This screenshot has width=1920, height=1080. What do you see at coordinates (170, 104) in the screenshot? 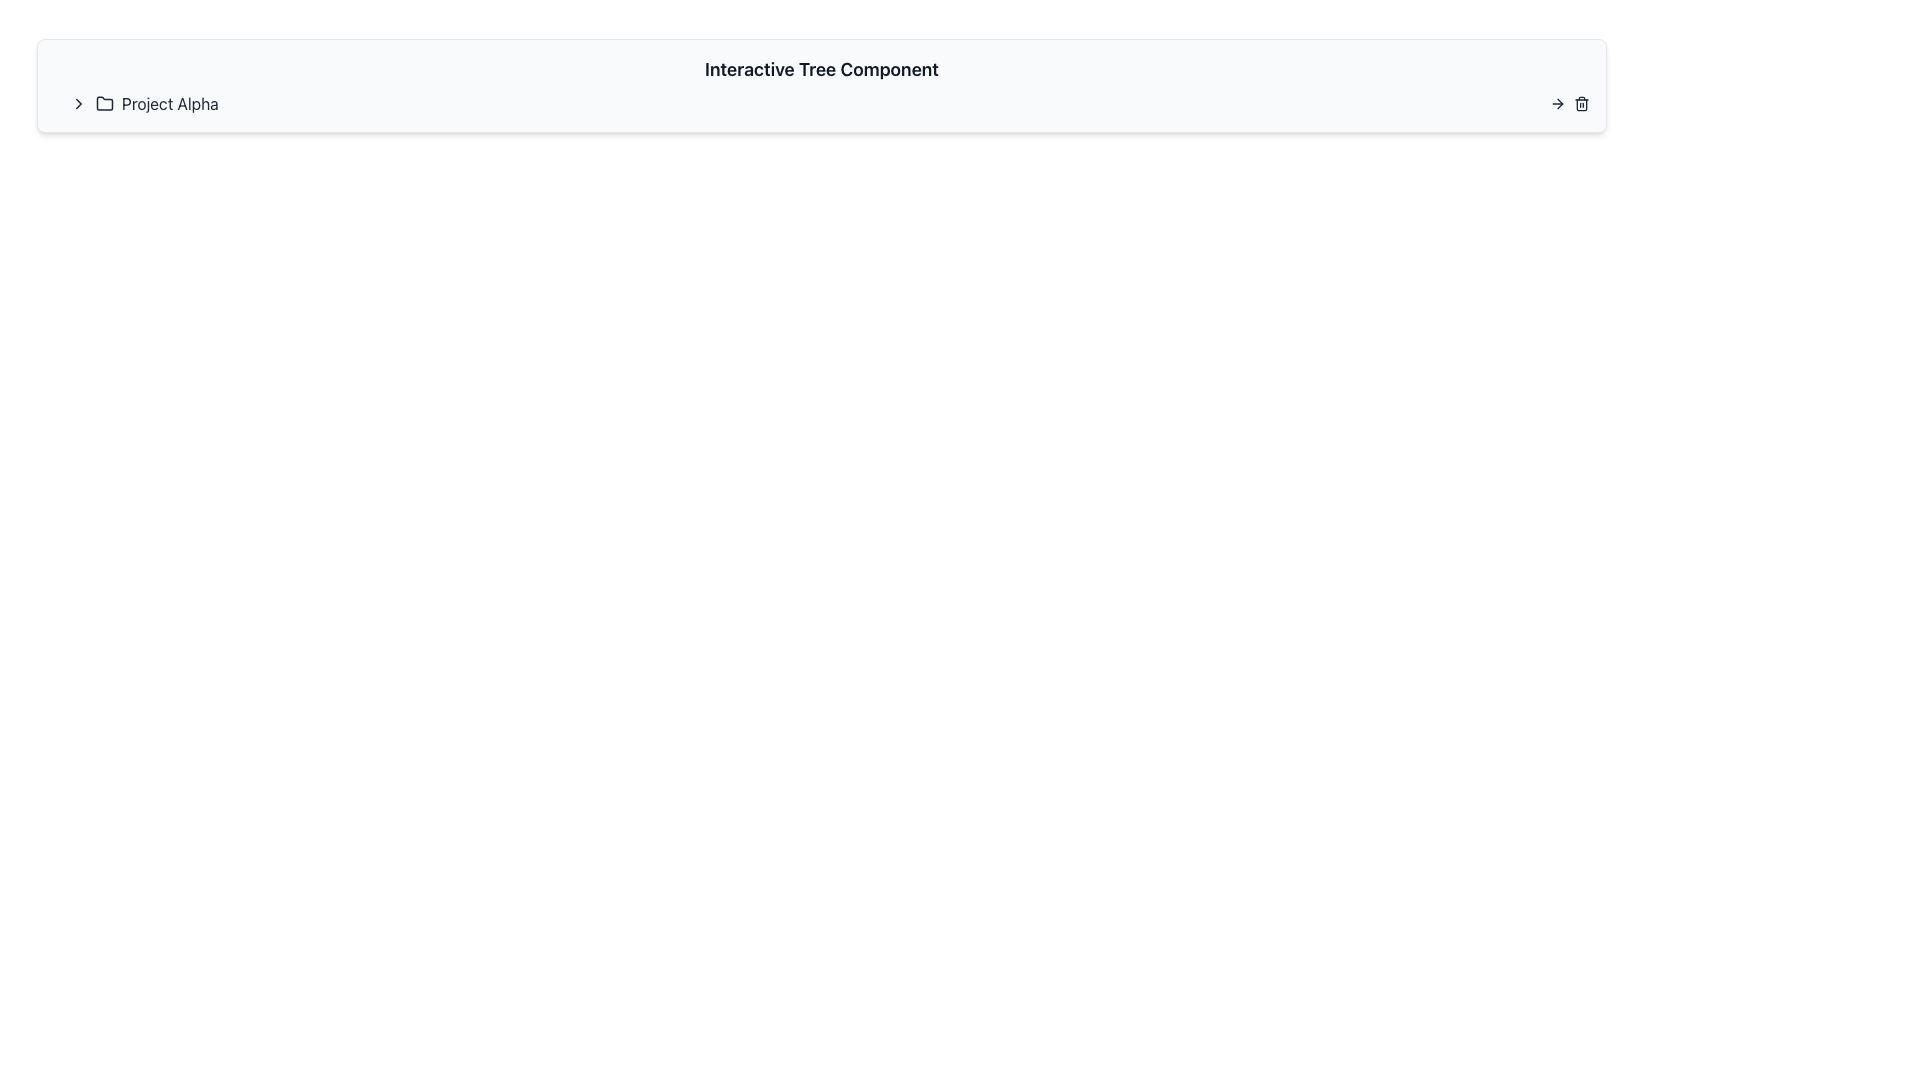
I see `the text 'Project Alpha' from the text label element in the hierarchical tree structure for copying` at bounding box center [170, 104].